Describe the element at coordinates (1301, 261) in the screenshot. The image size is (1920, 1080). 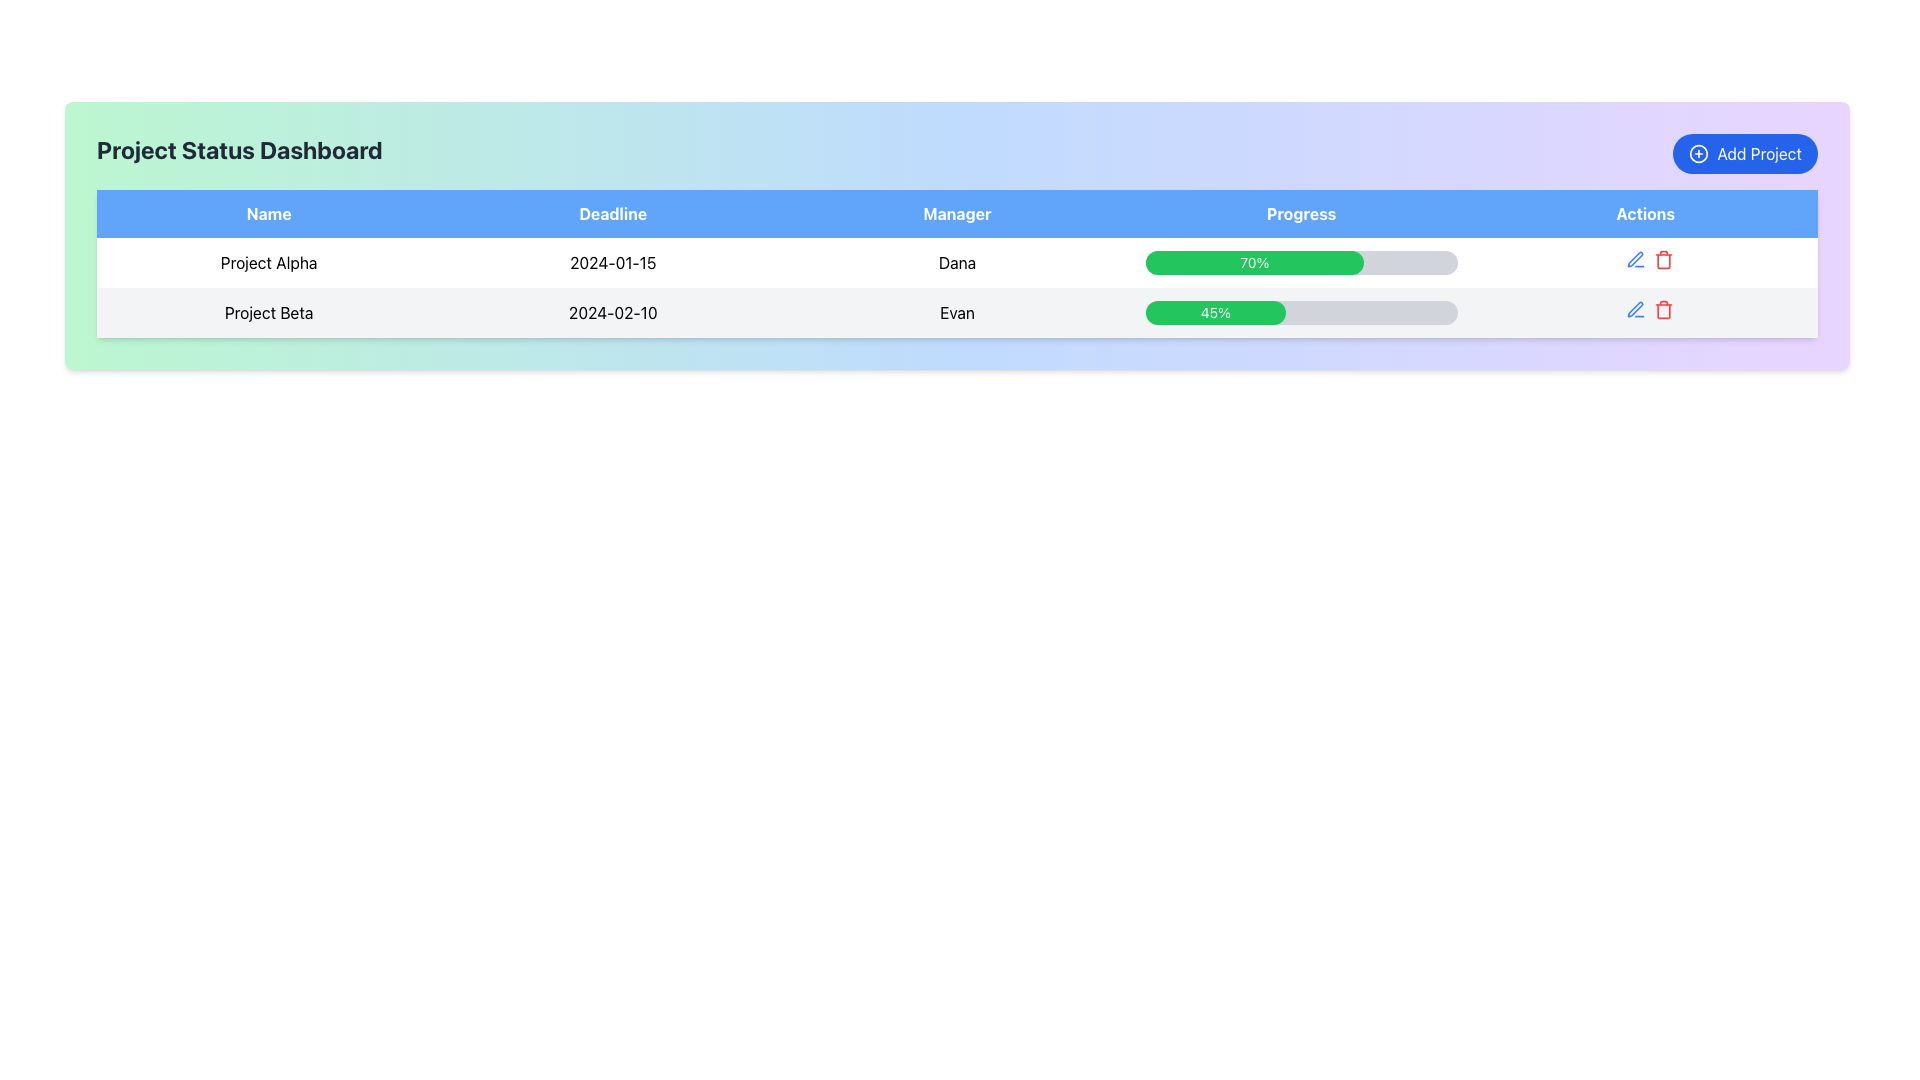
I see `the visual progress of the progress bar that displays '70%' in white within the green filled section, located in the 'Progress' column of the first row adjacent to the 'Dana' entry in the 'Manager' column` at that location.